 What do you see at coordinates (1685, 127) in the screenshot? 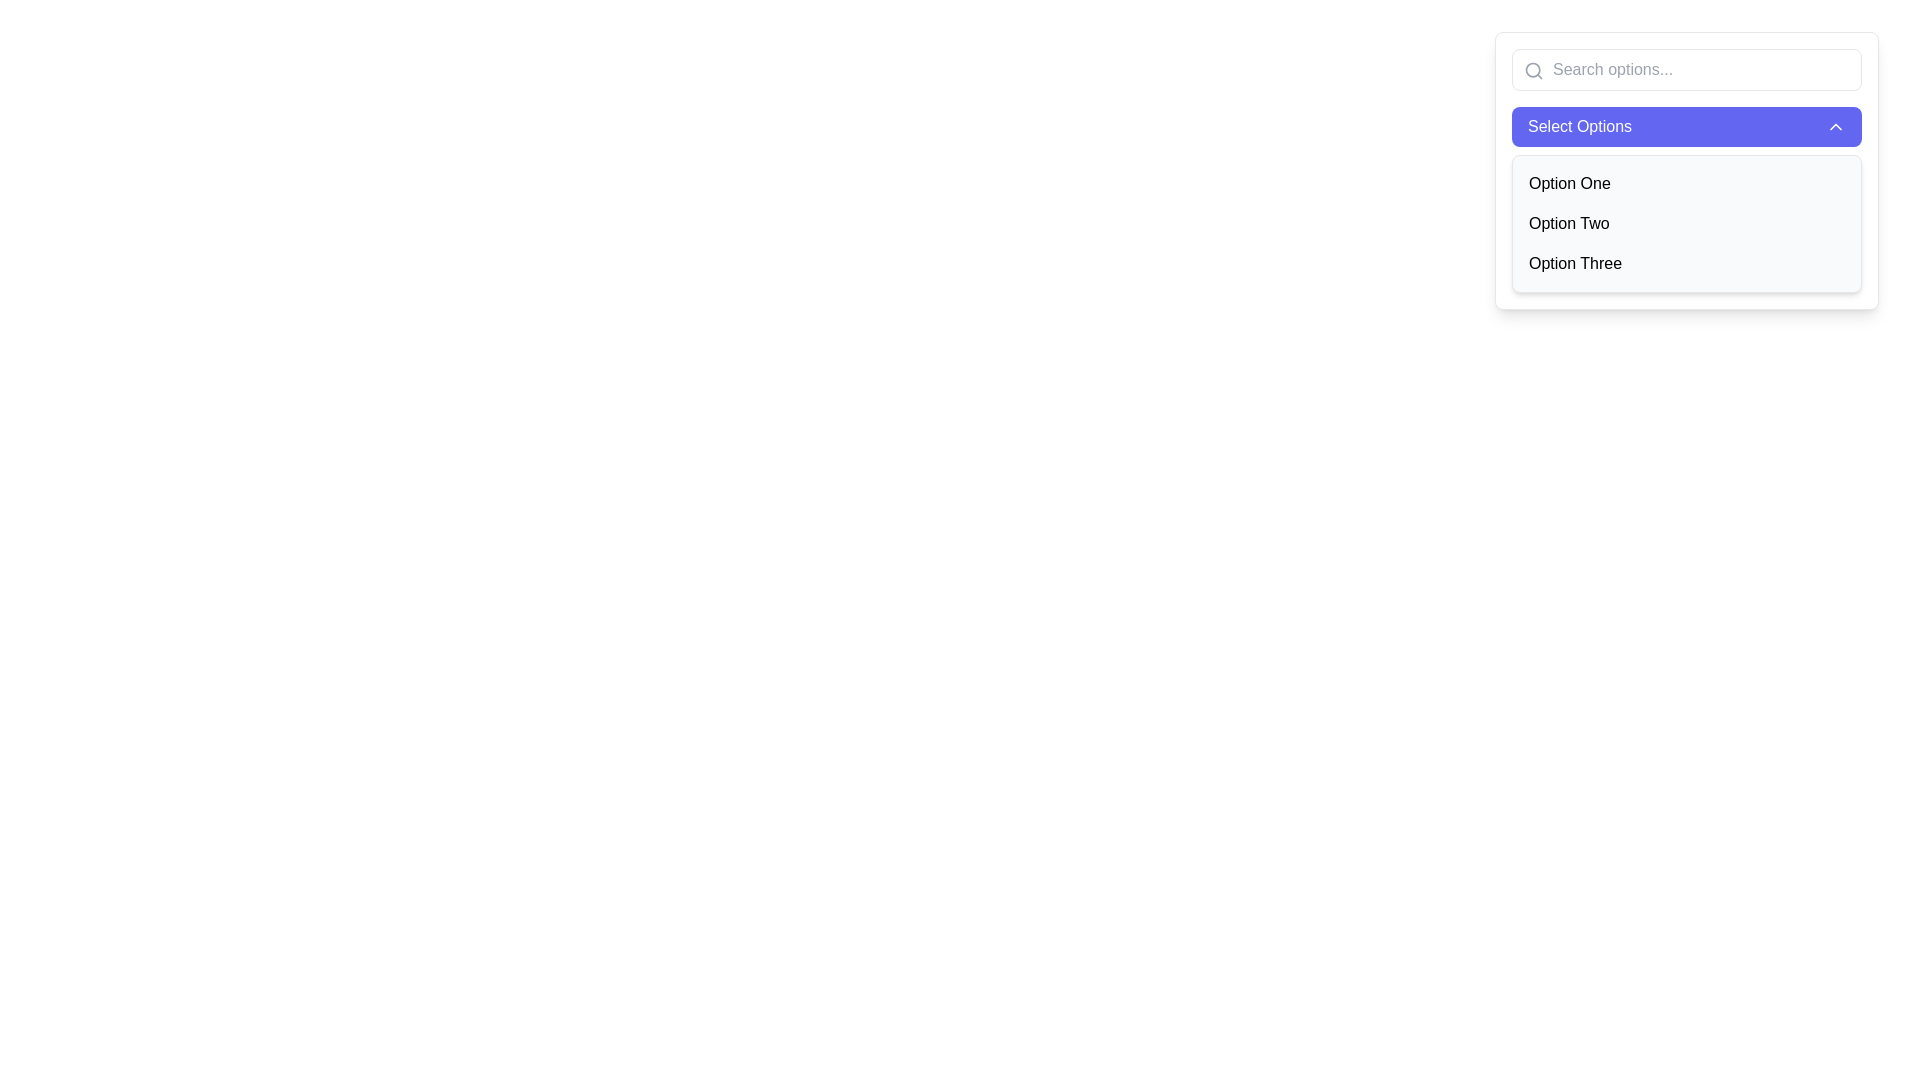
I see `the dropdown button located below the search input field` at bounding box center [1685, 127].